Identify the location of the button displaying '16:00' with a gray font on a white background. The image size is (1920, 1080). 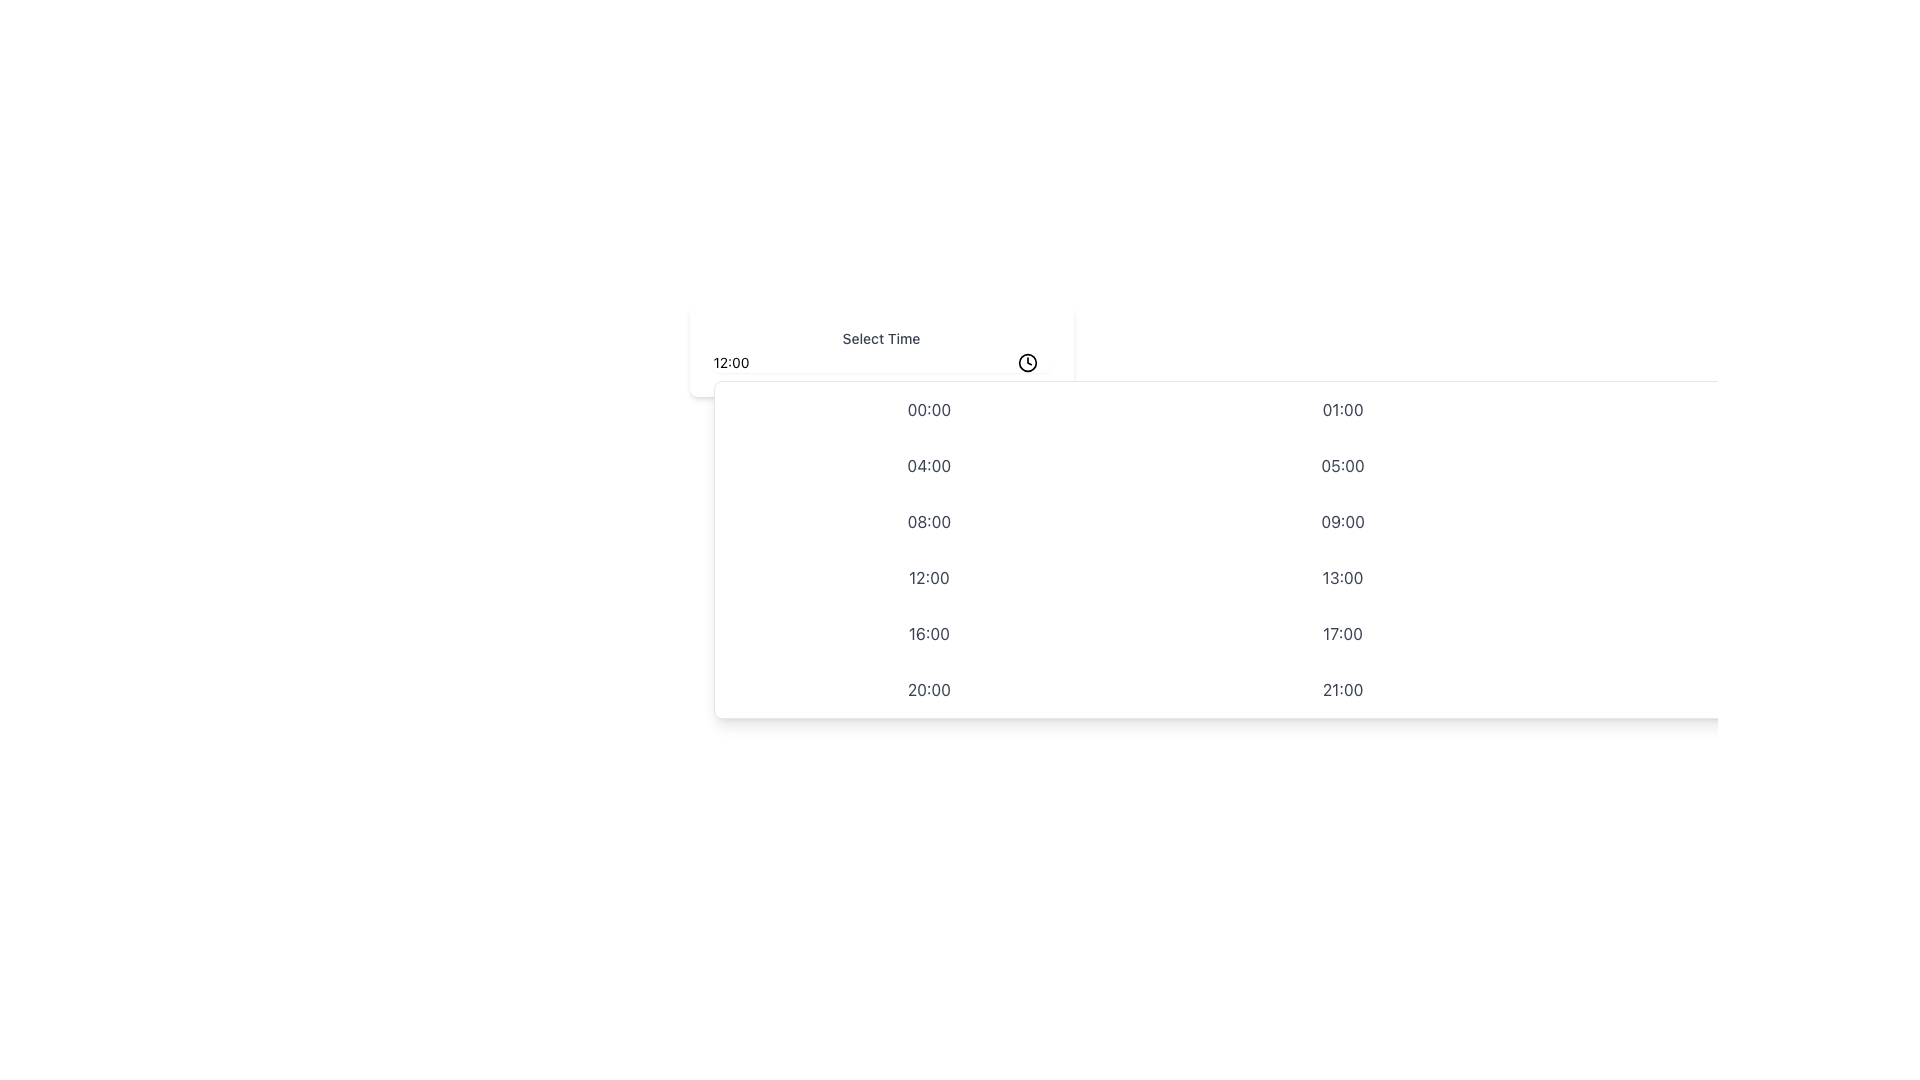
(928, 633).